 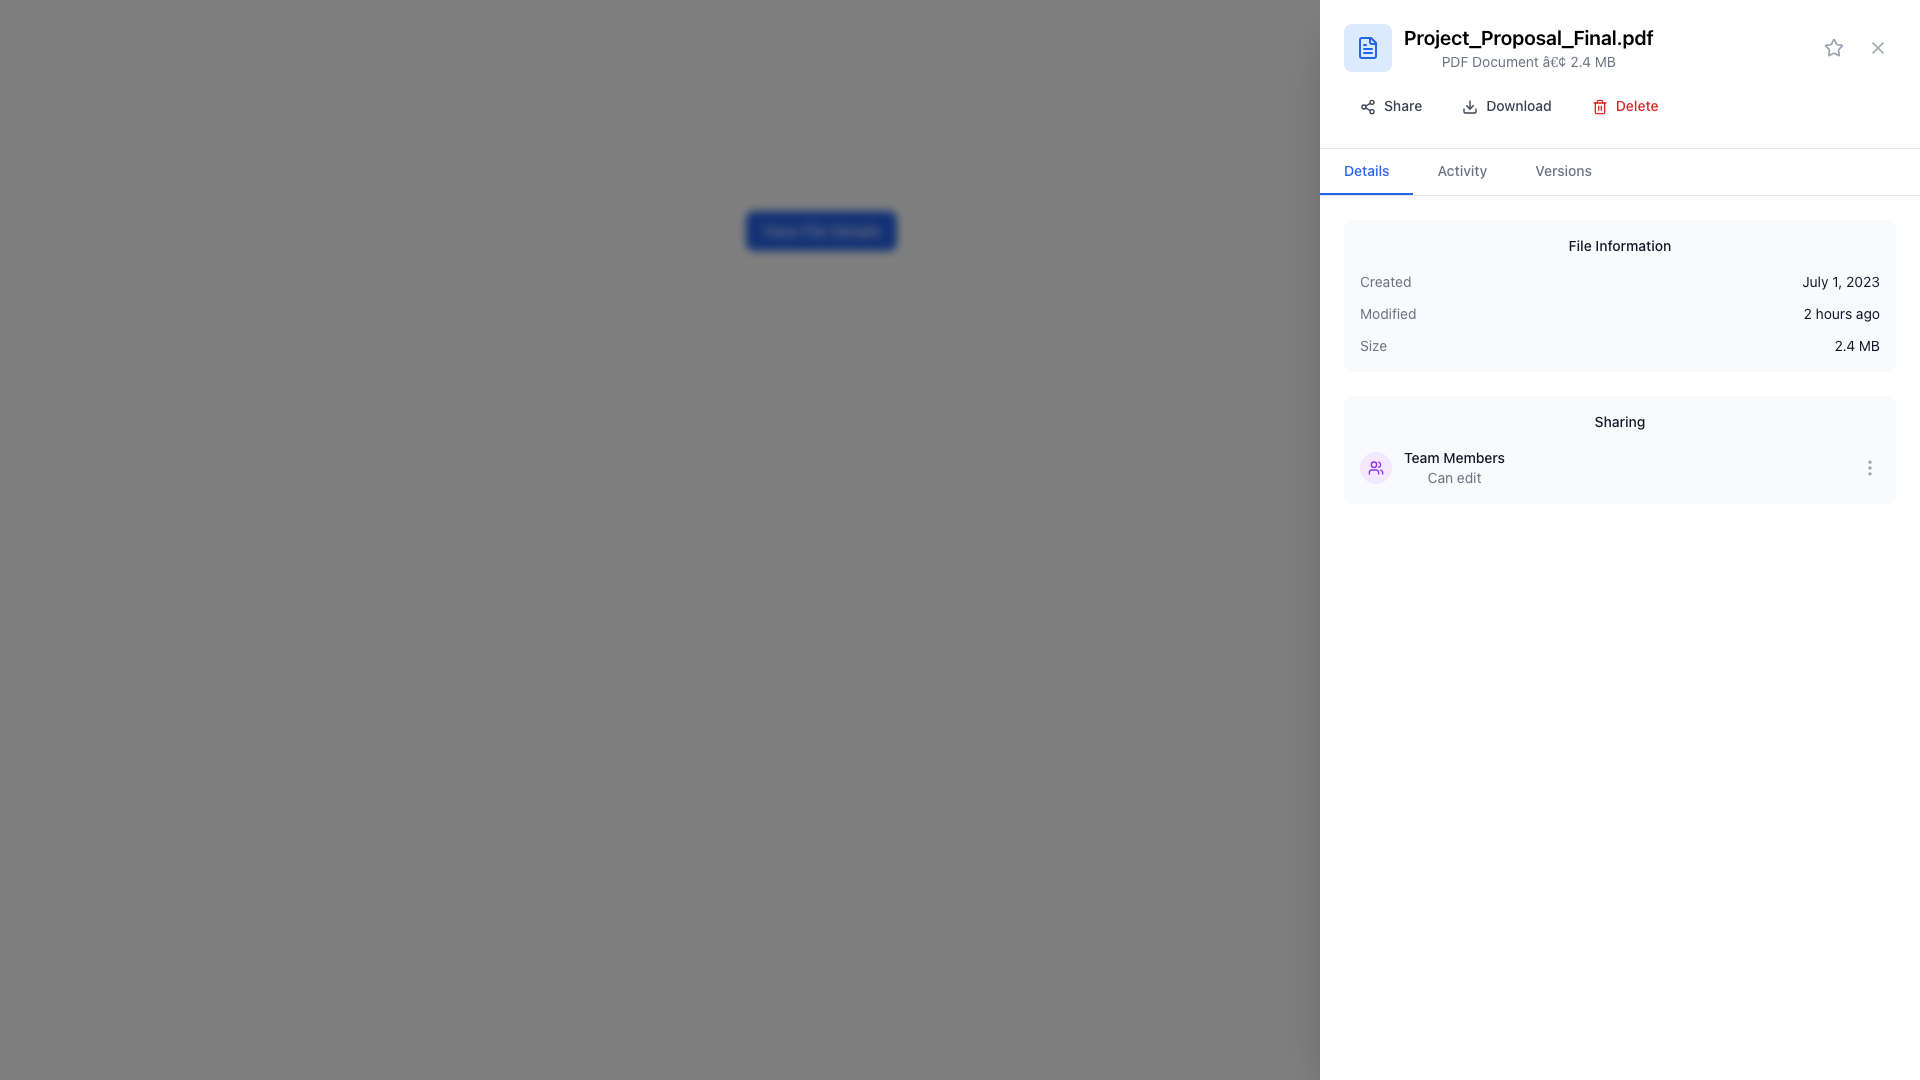 I want to click on the heading element containing the text 'Sharing', which is styled in a medium bold font with dark gray color, positioned centrally within a light gray rounded block at the top of the 'Sharing' section, so click(x=1620, y=420).